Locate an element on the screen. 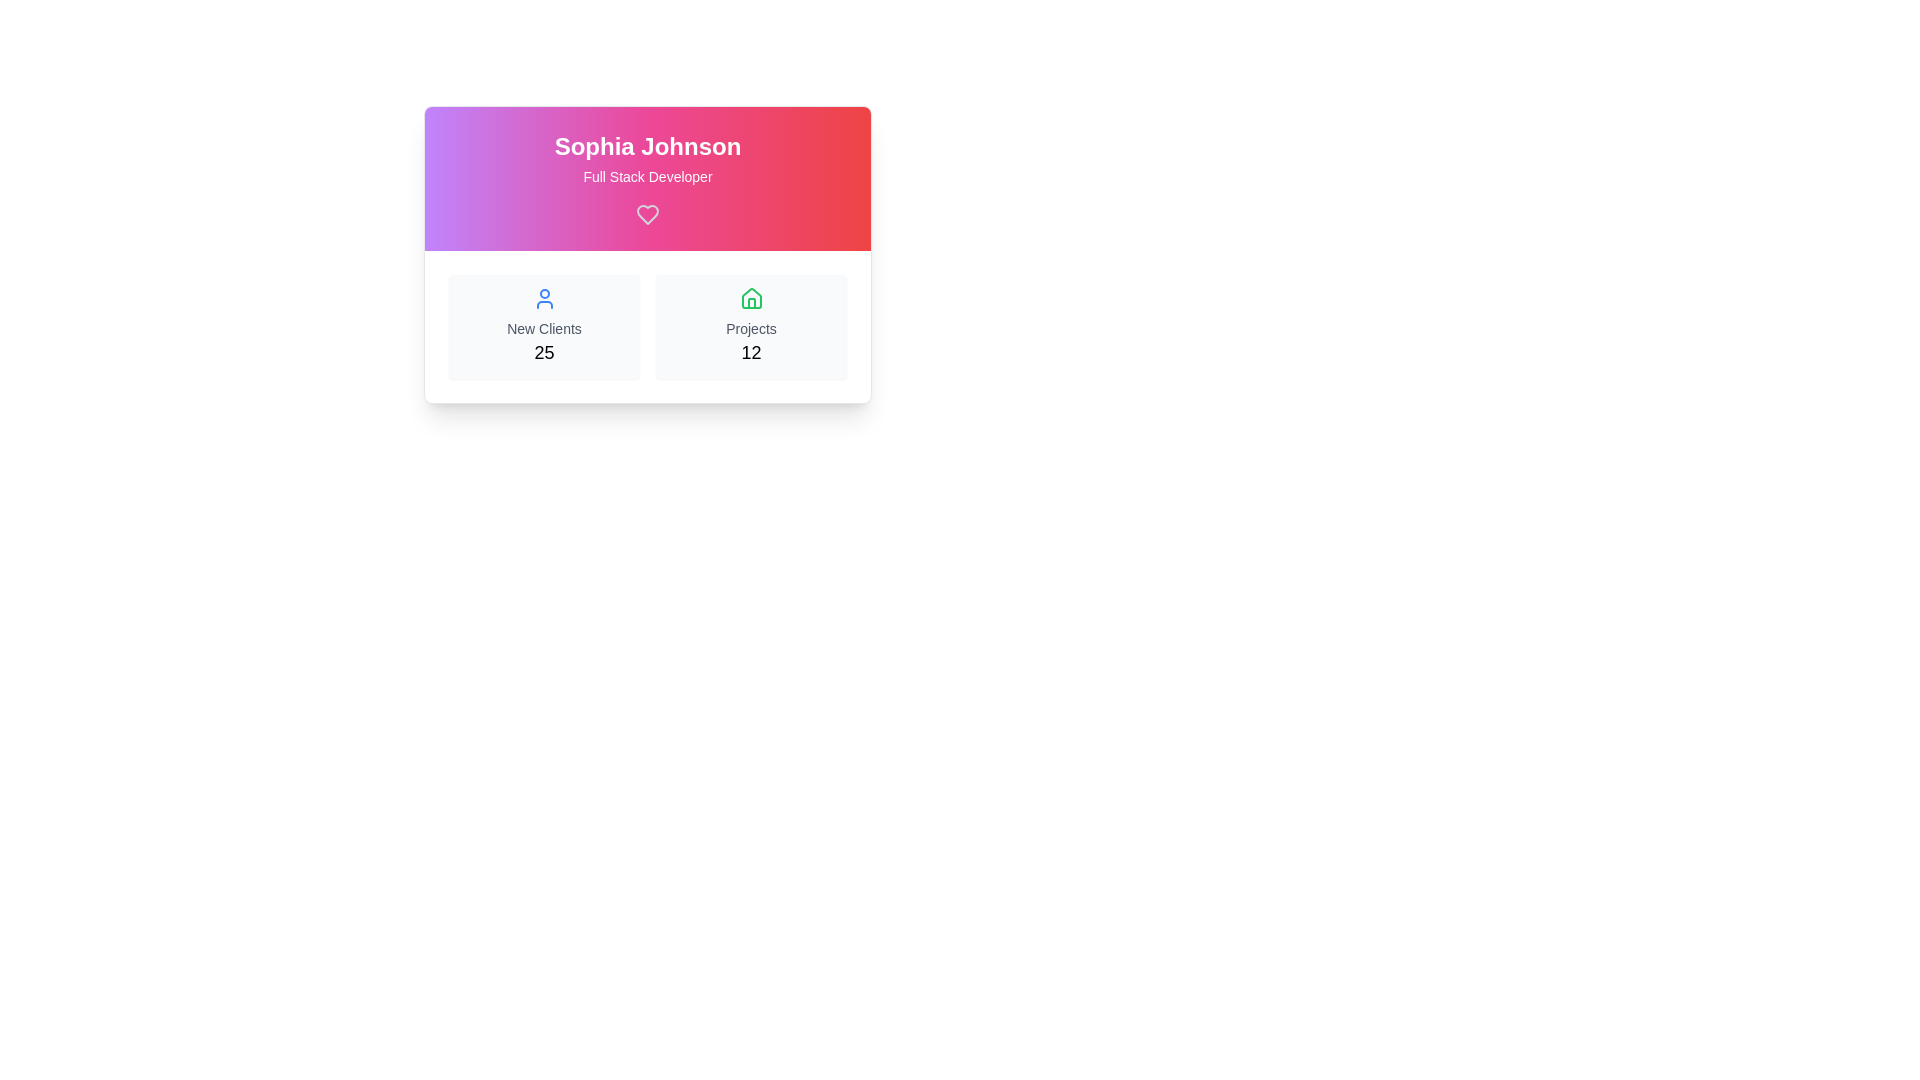  the icon representing user-related data for 'New Clients', located above the label 'New Clients' and the number '25' in the card group is located at coordinates (544, 299).